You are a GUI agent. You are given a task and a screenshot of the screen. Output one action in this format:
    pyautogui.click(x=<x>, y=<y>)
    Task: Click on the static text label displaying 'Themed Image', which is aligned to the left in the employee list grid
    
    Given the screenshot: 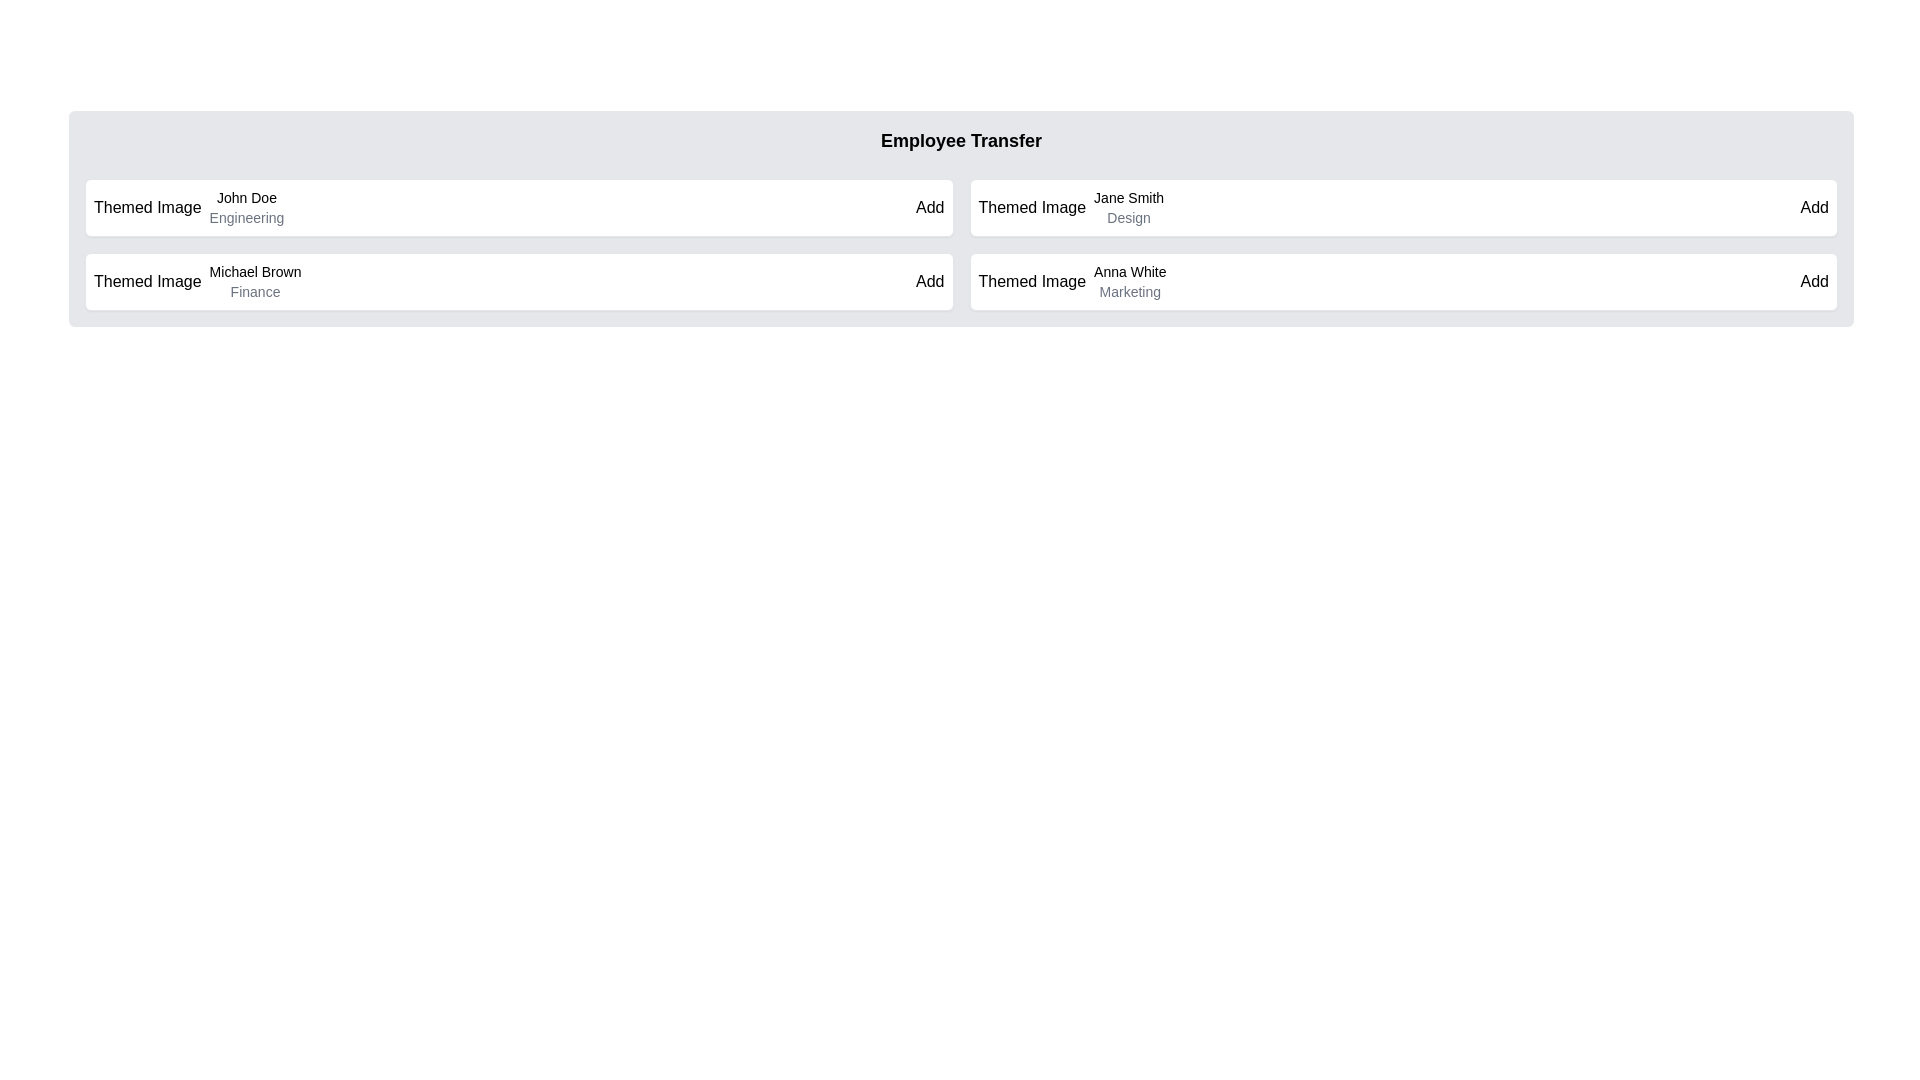 What is the action you would take?
    pyautogui.click(x=1032, y=208)
    